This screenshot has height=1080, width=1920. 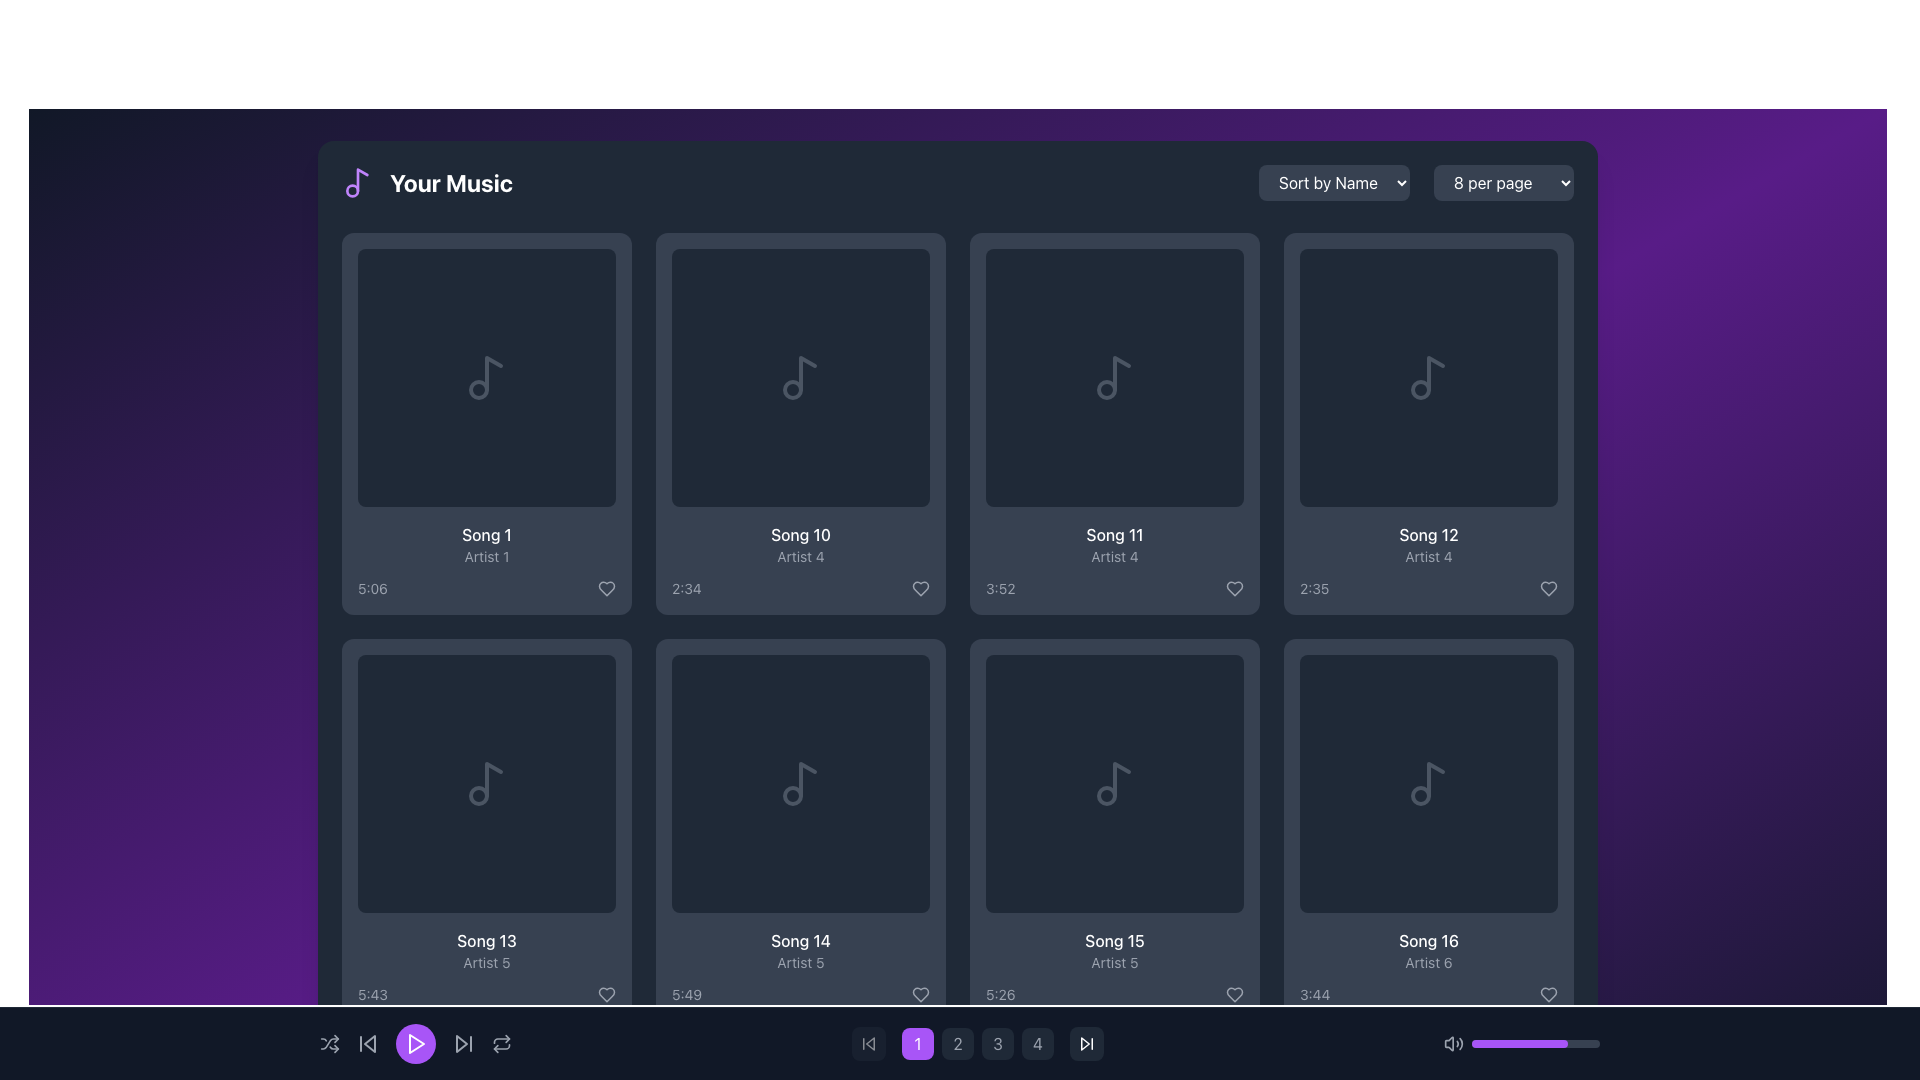 I want to click on the volume, so click(x=1474, y=1043).